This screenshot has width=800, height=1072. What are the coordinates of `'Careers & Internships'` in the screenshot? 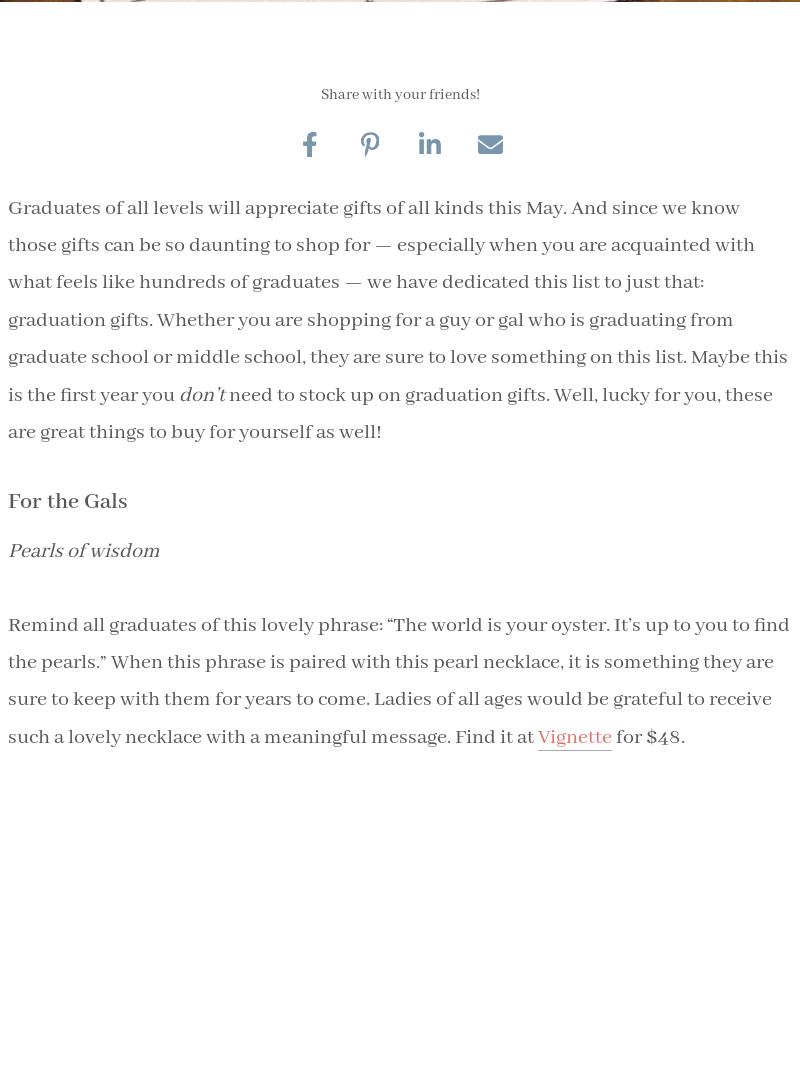 It's located at (411, 535).